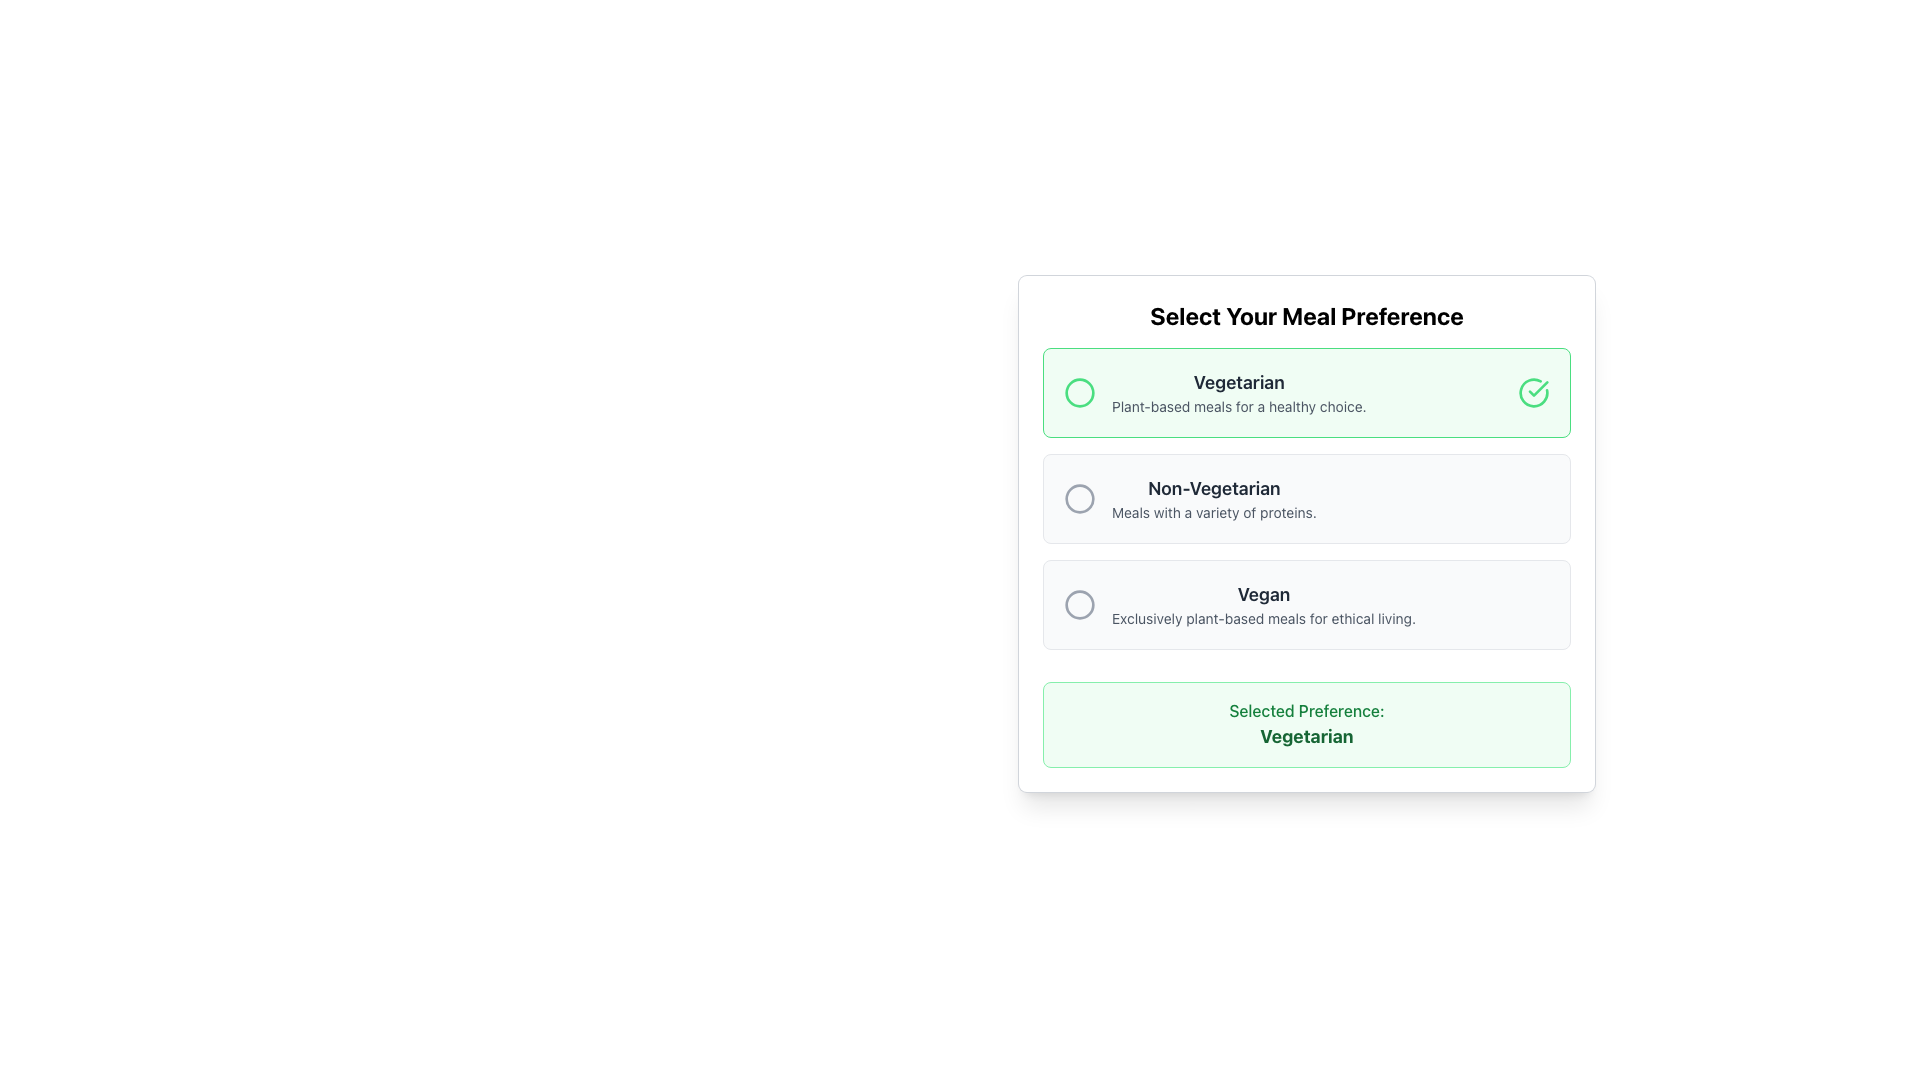 Image resolution: width=1920 pixels, height=1080 pixels. What do you see at coordinates (1306, 736) in the screenshot?
I see `the label that indicates the current meal preference selection, located under the 'Selected Preference:' section` at bounding box center [1306, 736].